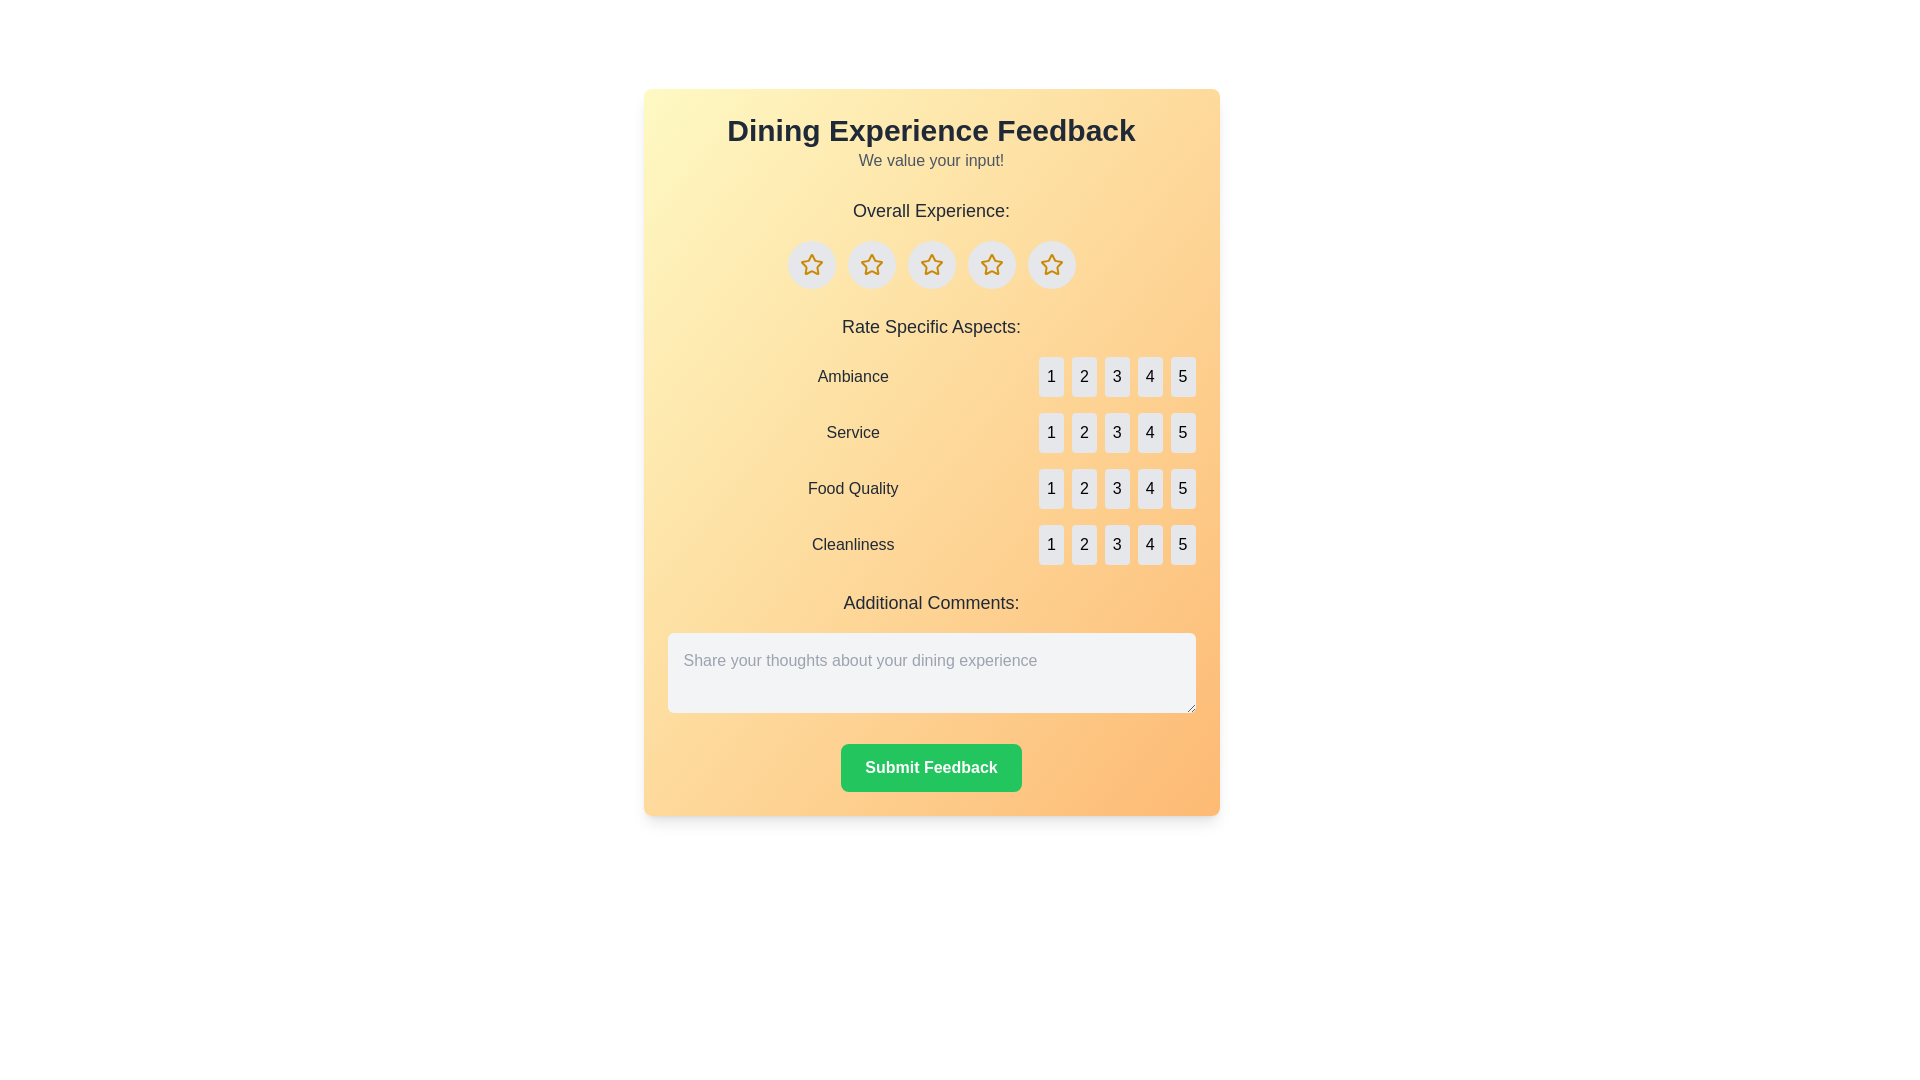 The height and width of the screenshot is (1080, 1920). What do you see at coordinates (1116, 544) in the screenshot?
I see `the button labeled '3' in the Cleanliness rating section` at bounding box center [1116, 544].